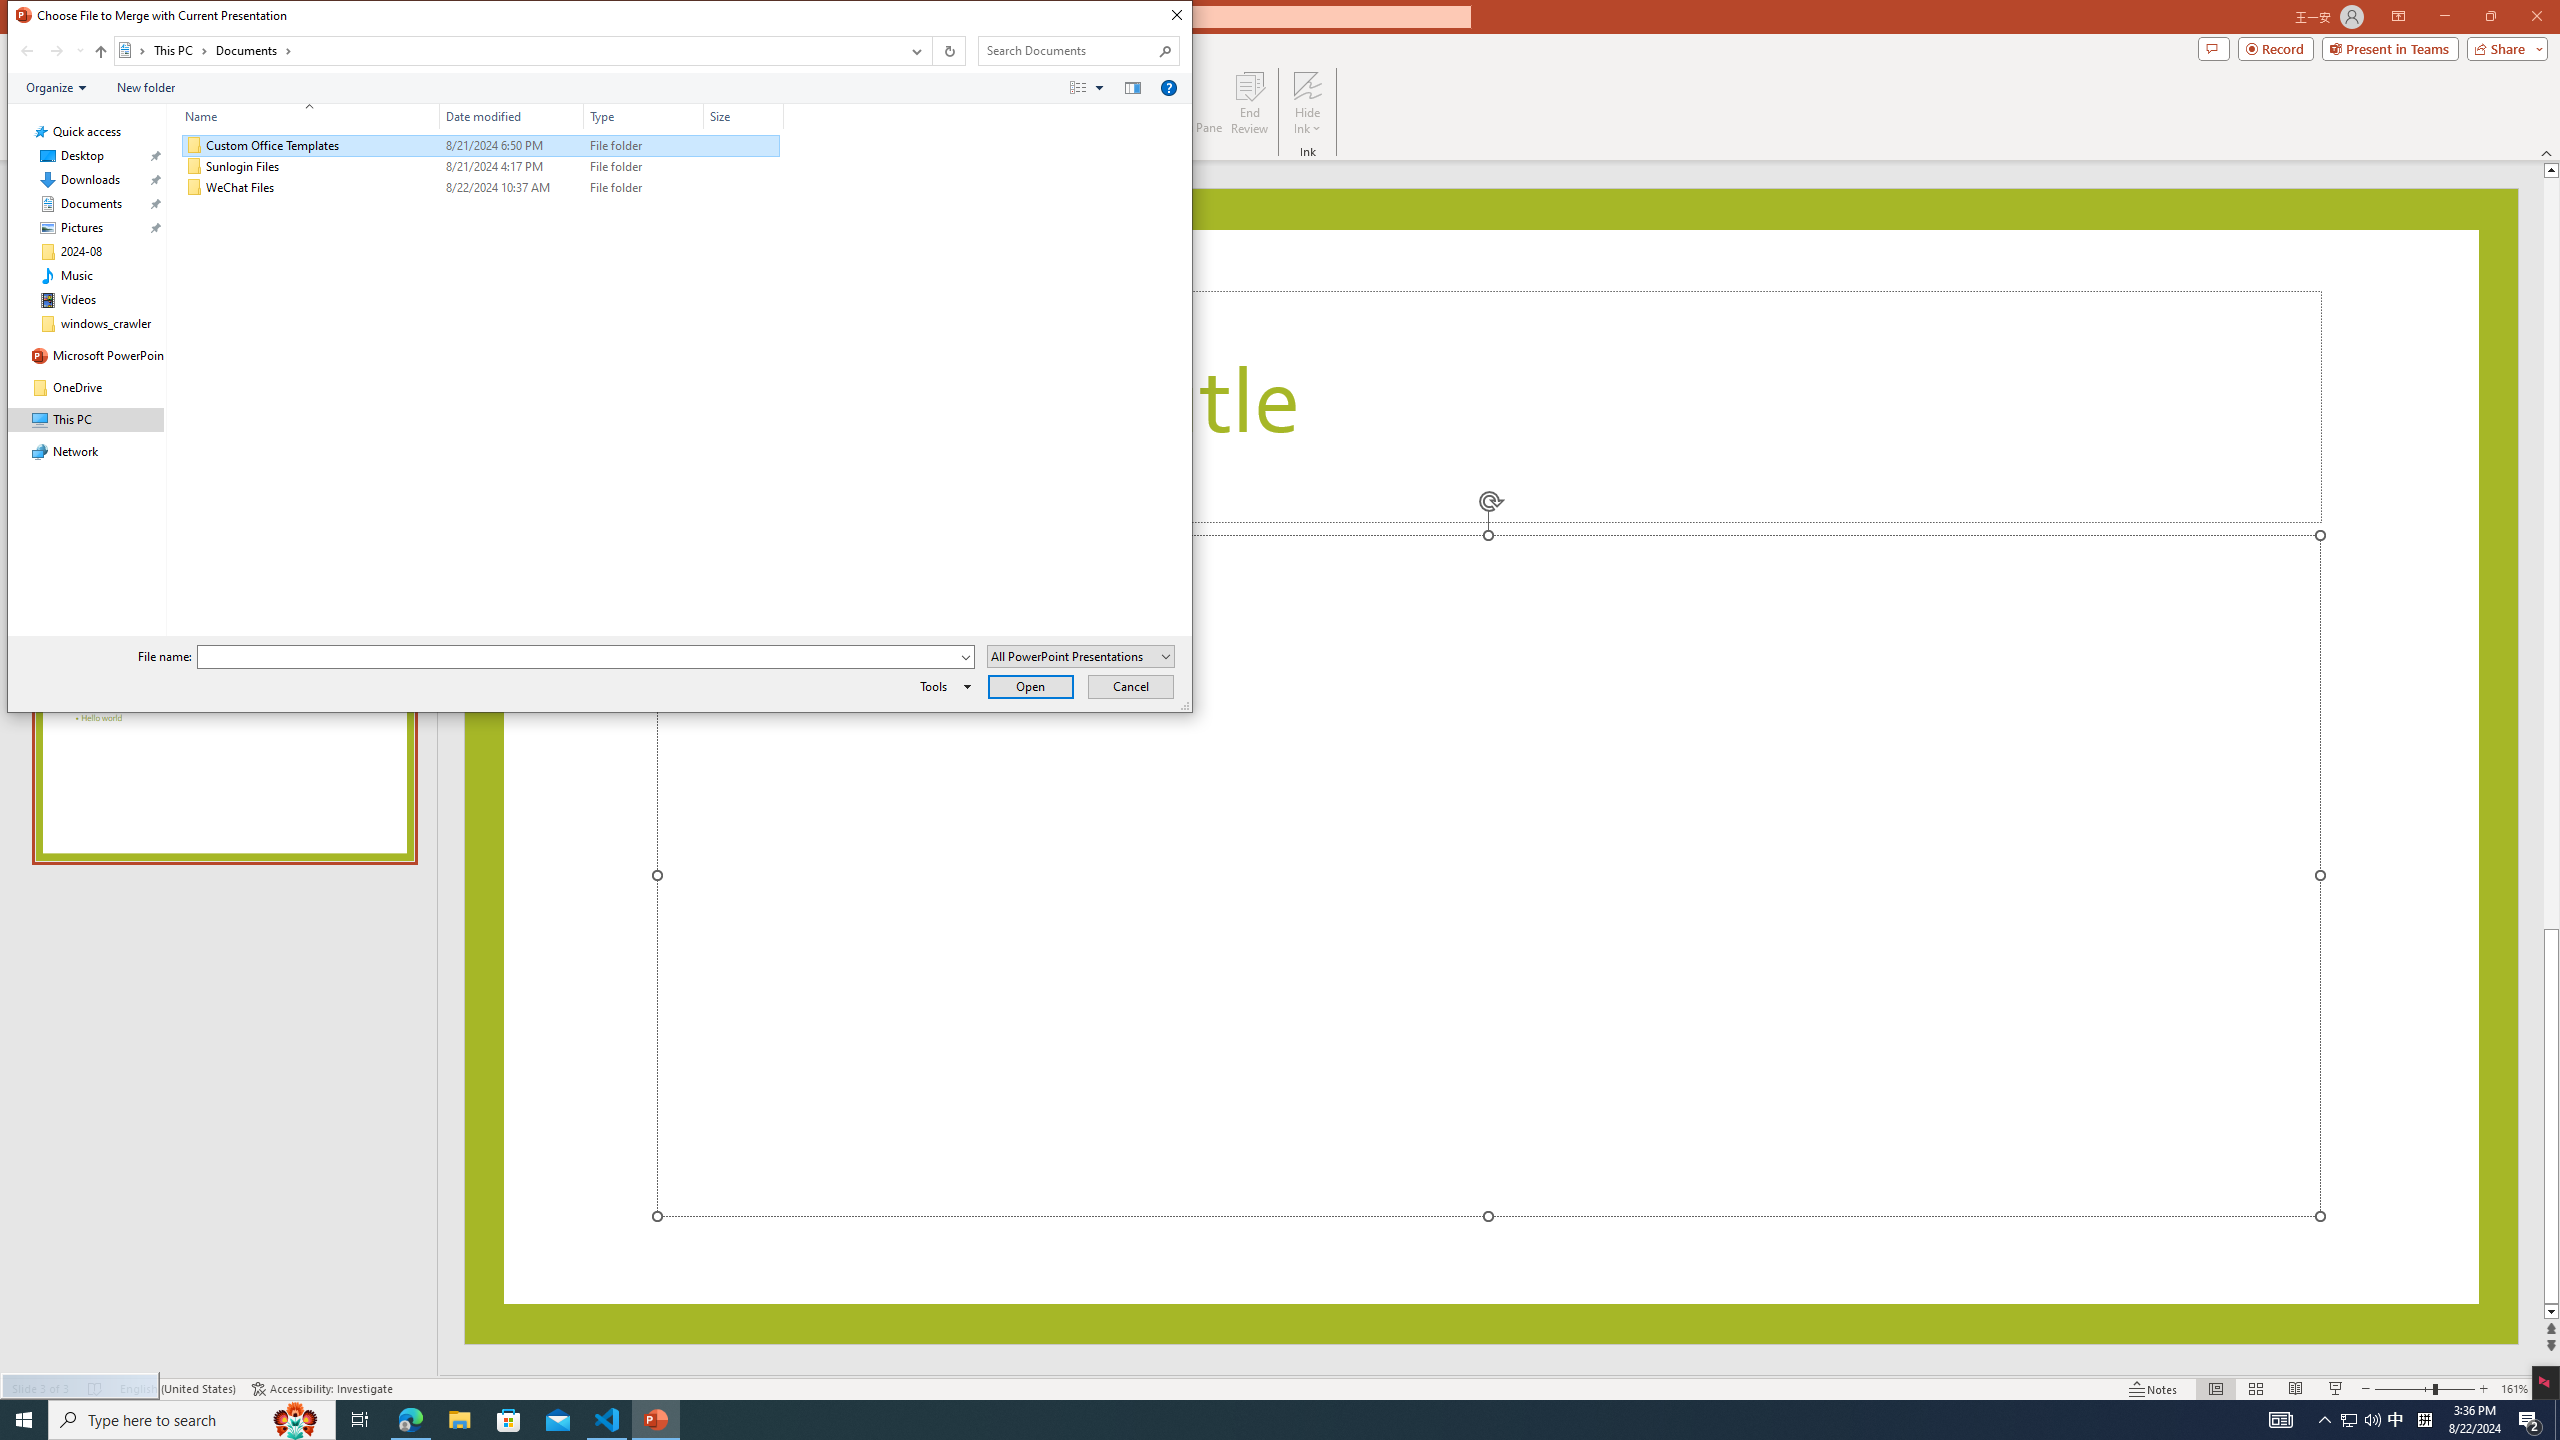 Image resolution: width=2560 pixels, height=1440 pixels. I want to click on 'Organize', so click(56, 87).